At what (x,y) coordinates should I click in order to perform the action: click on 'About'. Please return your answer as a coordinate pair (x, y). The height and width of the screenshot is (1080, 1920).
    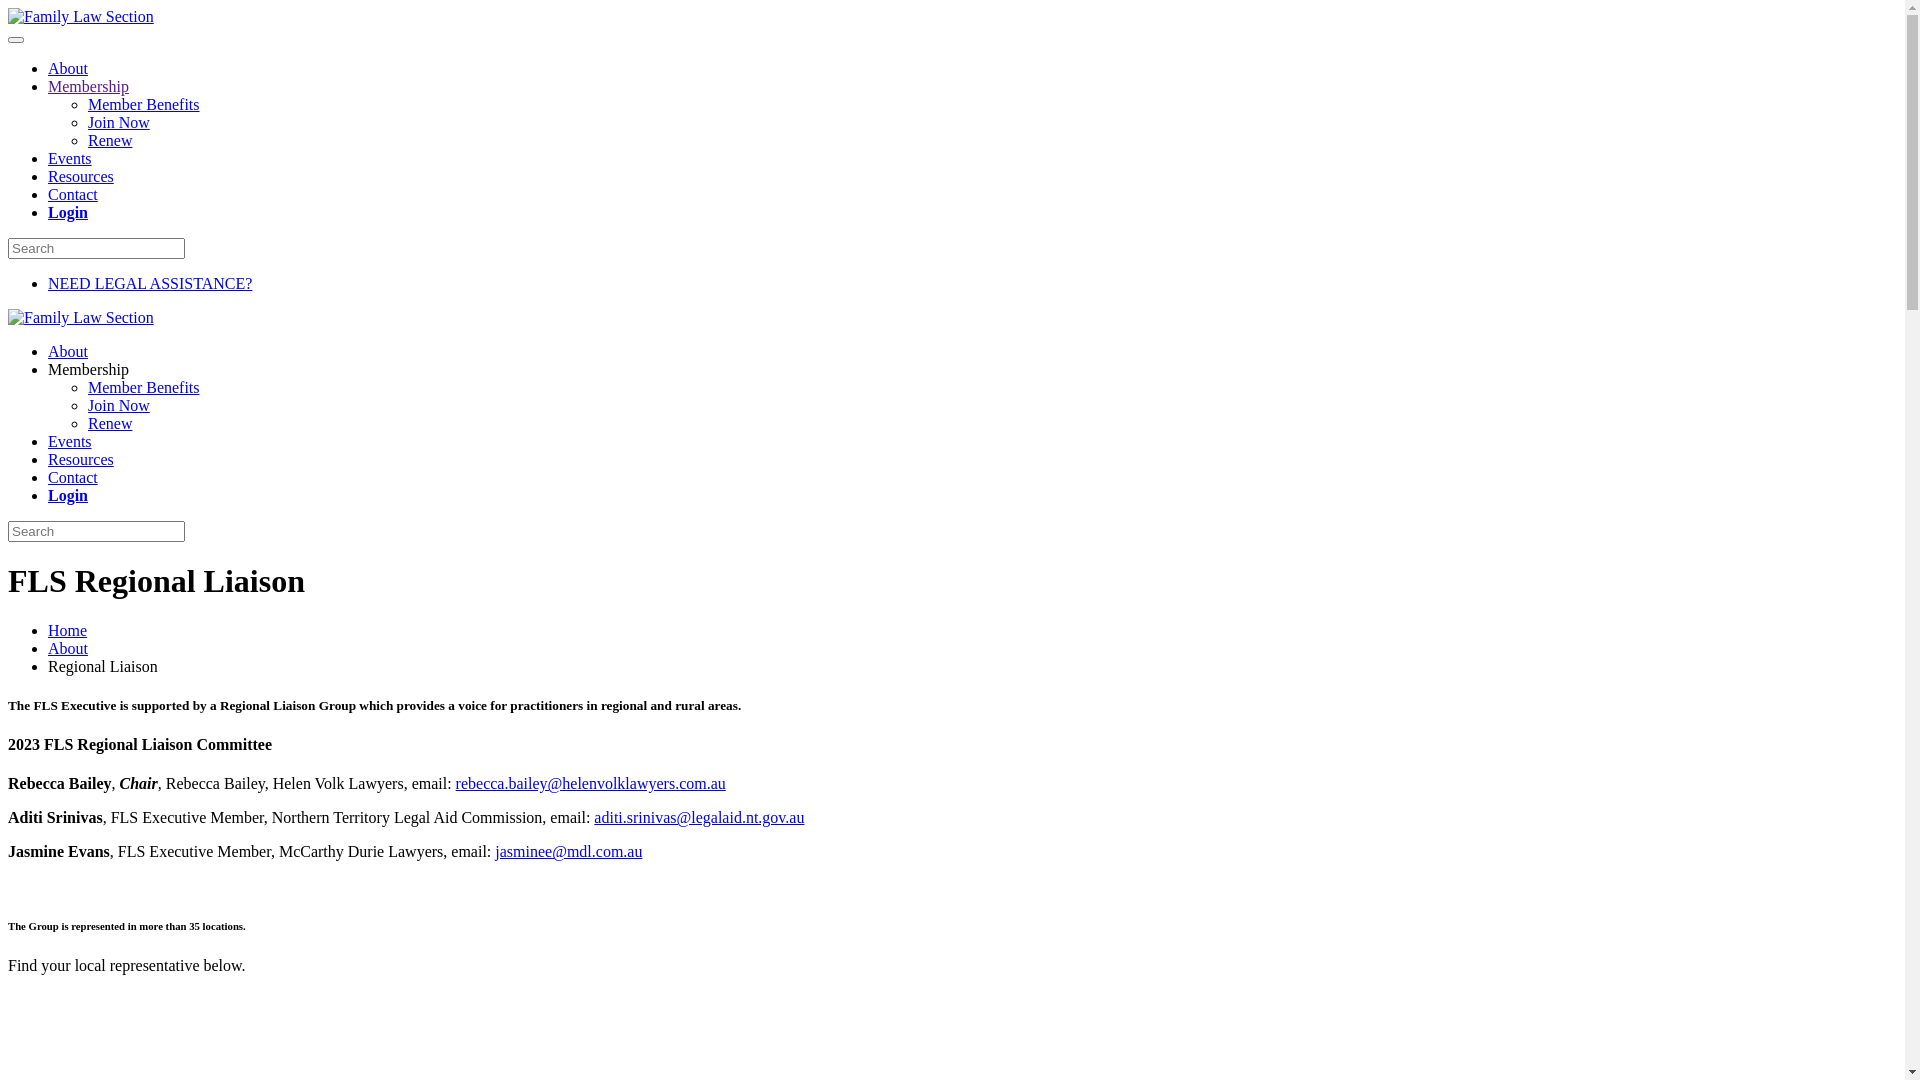
    Looking at the image, I should click on (67, 67).